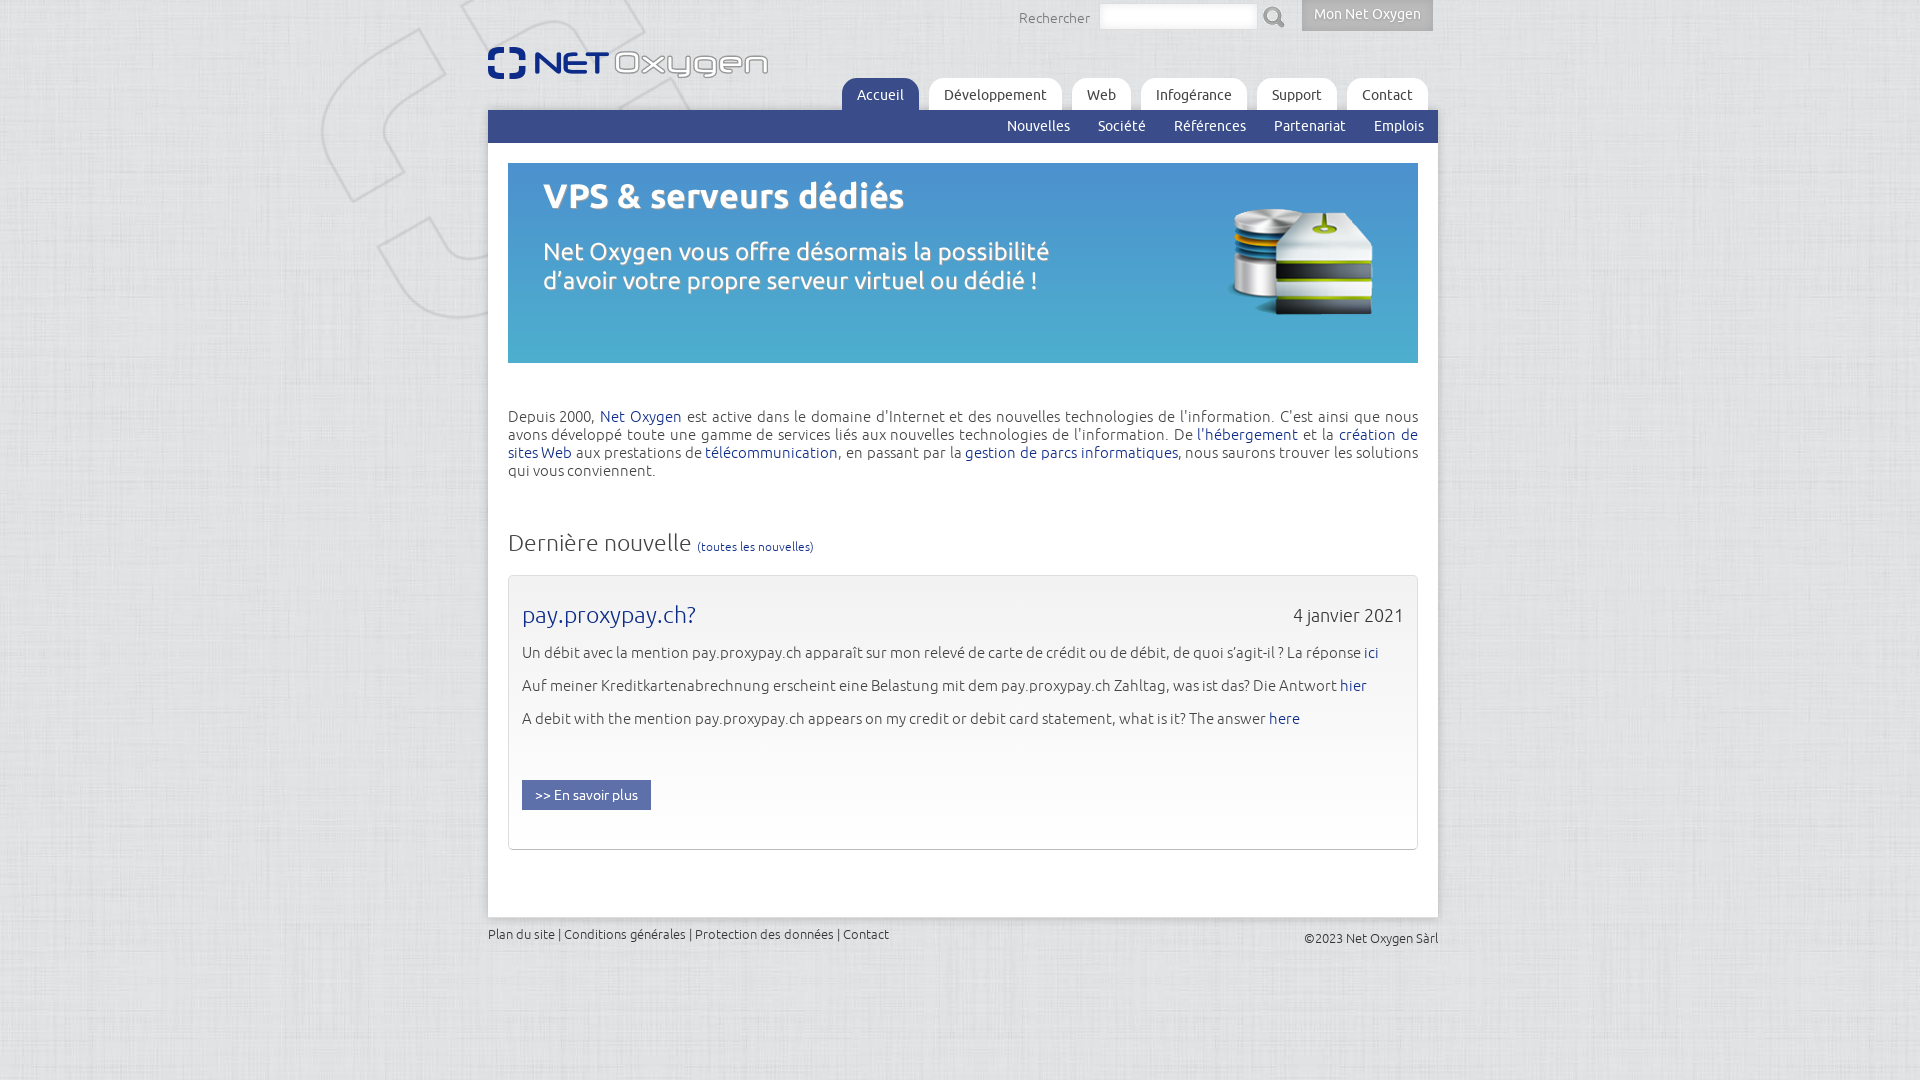  I want to click on 'Web', so click(1070, 93).